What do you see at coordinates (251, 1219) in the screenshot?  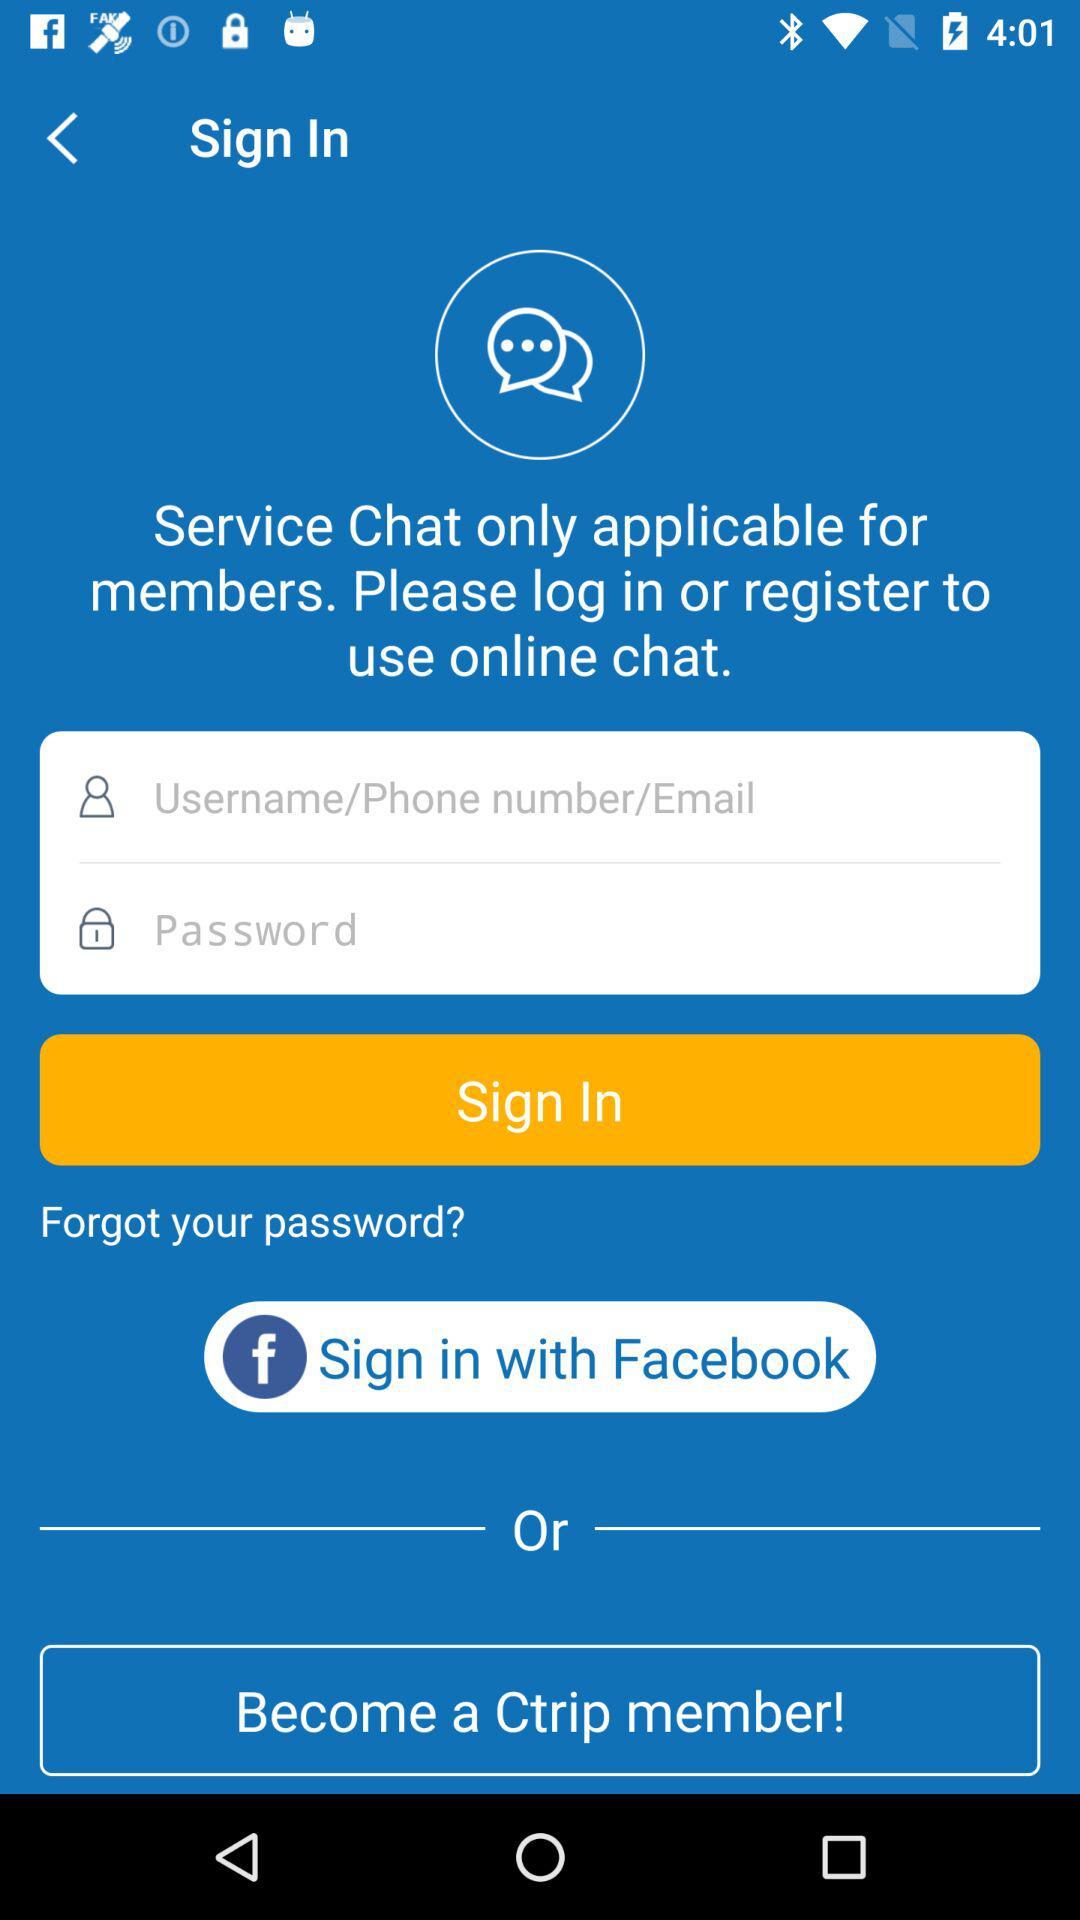 I see `item below the sign in icon` at bounding box center [251, 1219].